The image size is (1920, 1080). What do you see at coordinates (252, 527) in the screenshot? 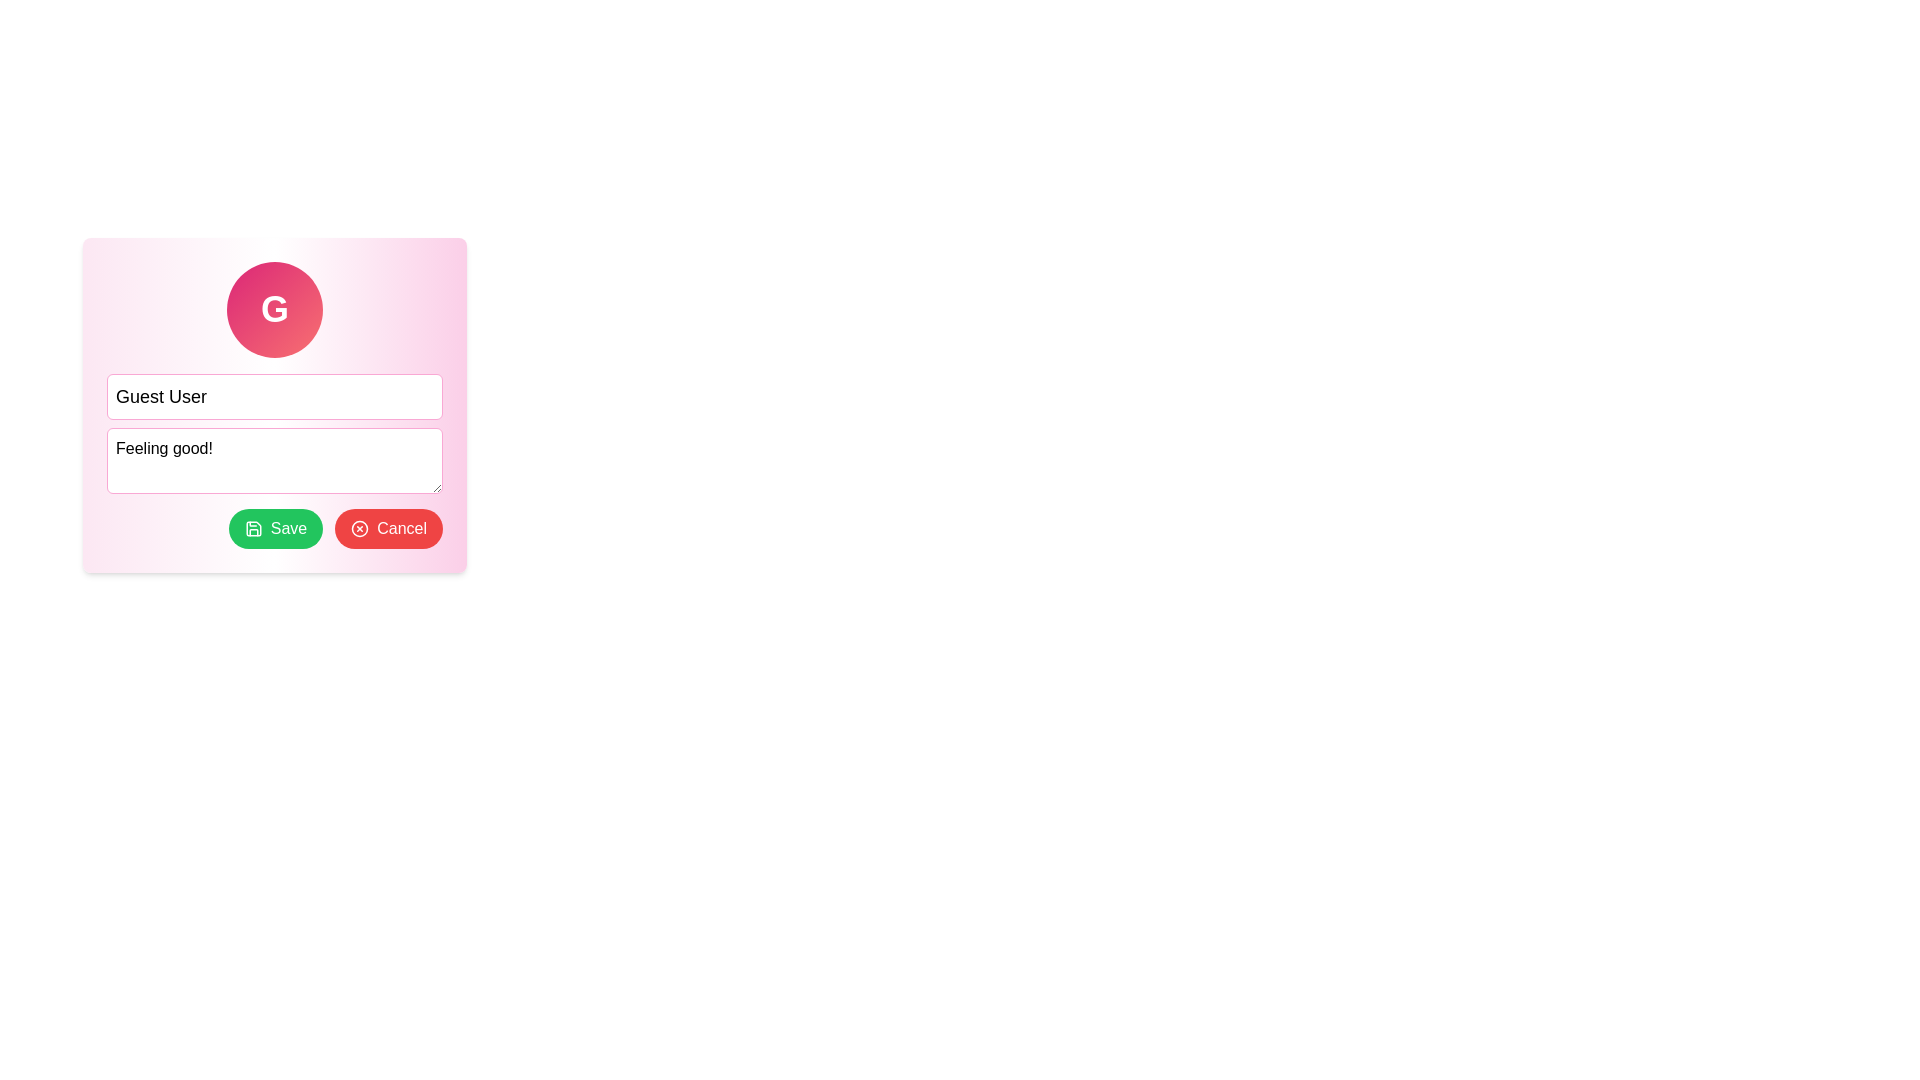
I see `the save action icon, which is visually indicated on the left side of the 'Save' button` at bounding box center [252, 527].